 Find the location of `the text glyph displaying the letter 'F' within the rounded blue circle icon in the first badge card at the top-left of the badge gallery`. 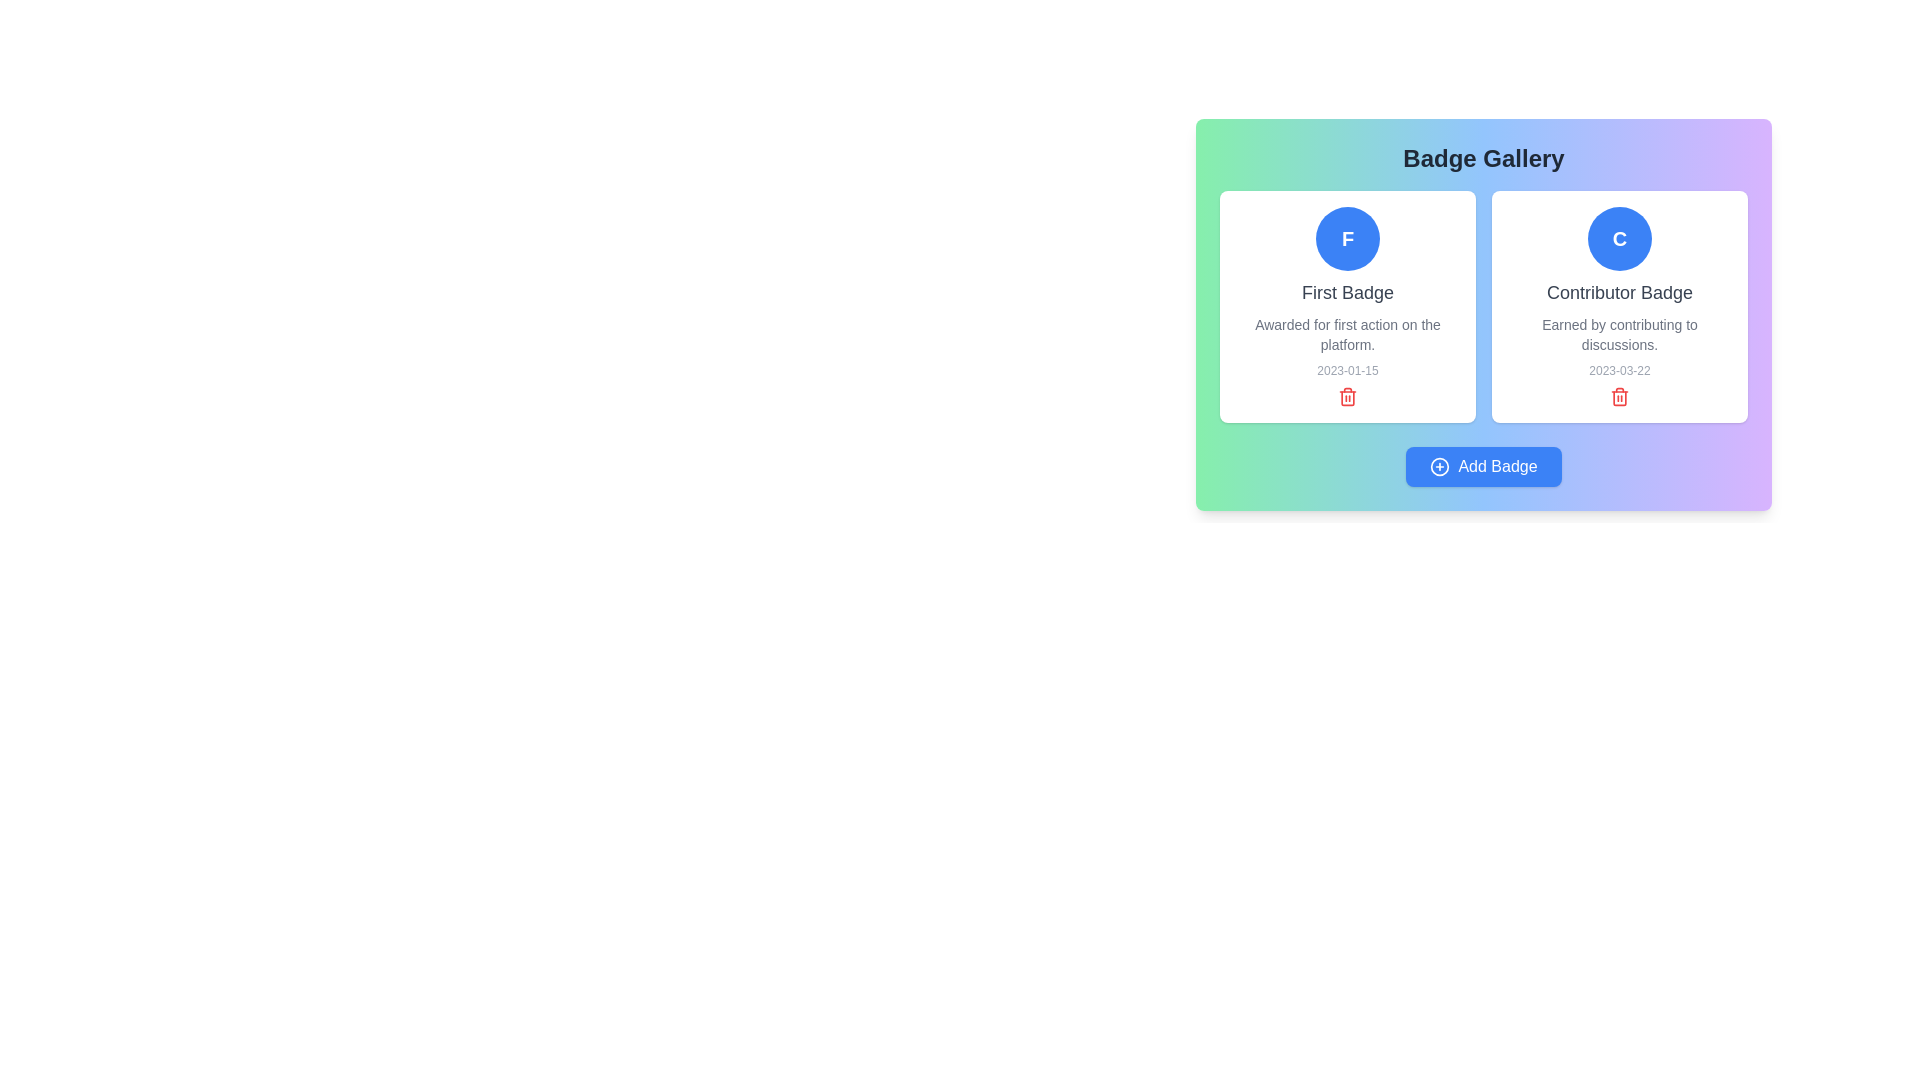

the text glyph displaying the letter 'F' within the rounded blue circle icon in the first badge card at the top-left of the badge gallery is located at coordinates (1348, 238).